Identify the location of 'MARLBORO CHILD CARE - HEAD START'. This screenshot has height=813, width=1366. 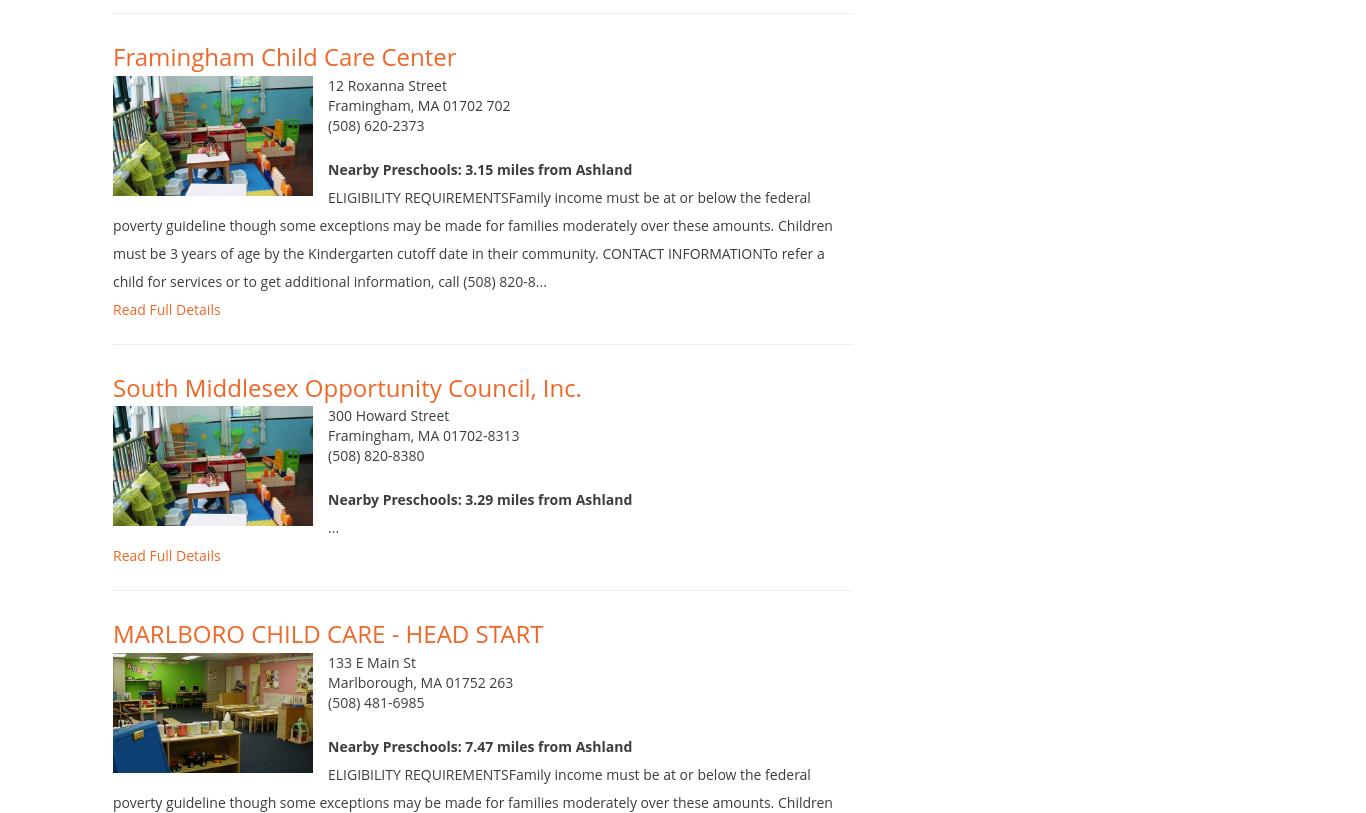
(327, 664).